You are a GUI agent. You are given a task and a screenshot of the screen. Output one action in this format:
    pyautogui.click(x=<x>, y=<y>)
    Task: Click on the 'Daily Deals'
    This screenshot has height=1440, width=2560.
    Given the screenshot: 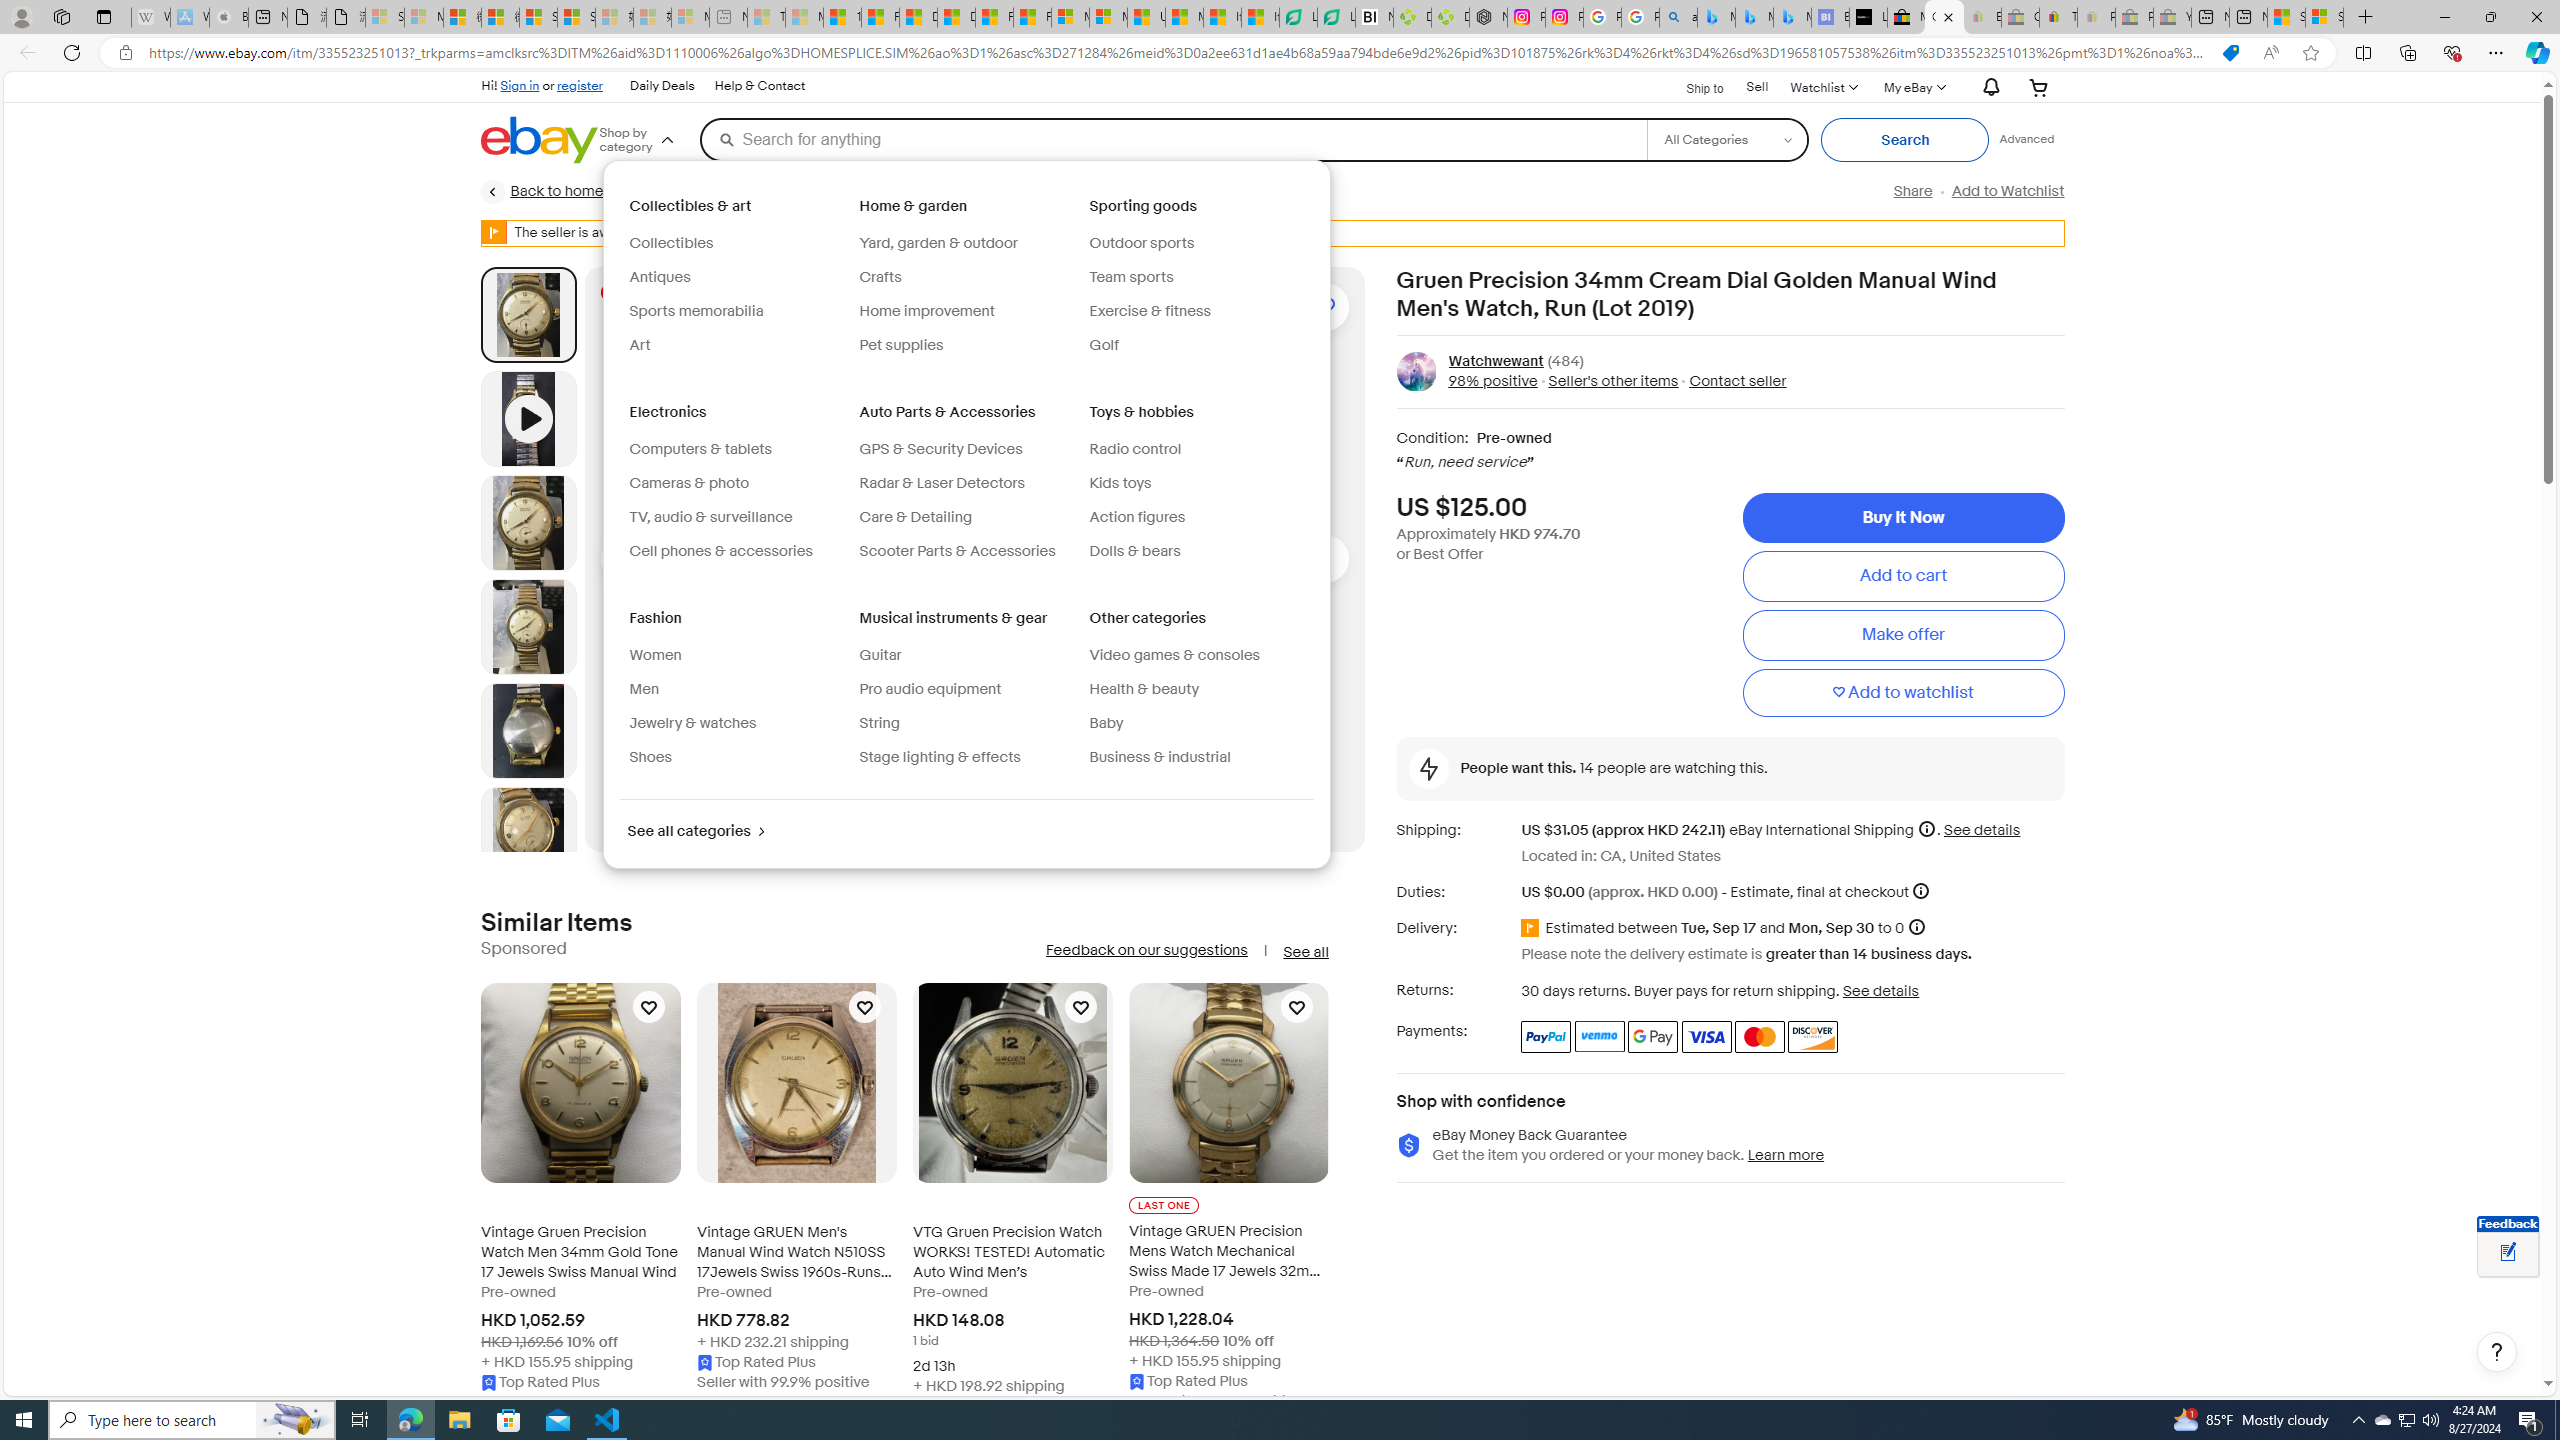 What is the action you would take?
    pyautogui.click(x=660, y=85)
    